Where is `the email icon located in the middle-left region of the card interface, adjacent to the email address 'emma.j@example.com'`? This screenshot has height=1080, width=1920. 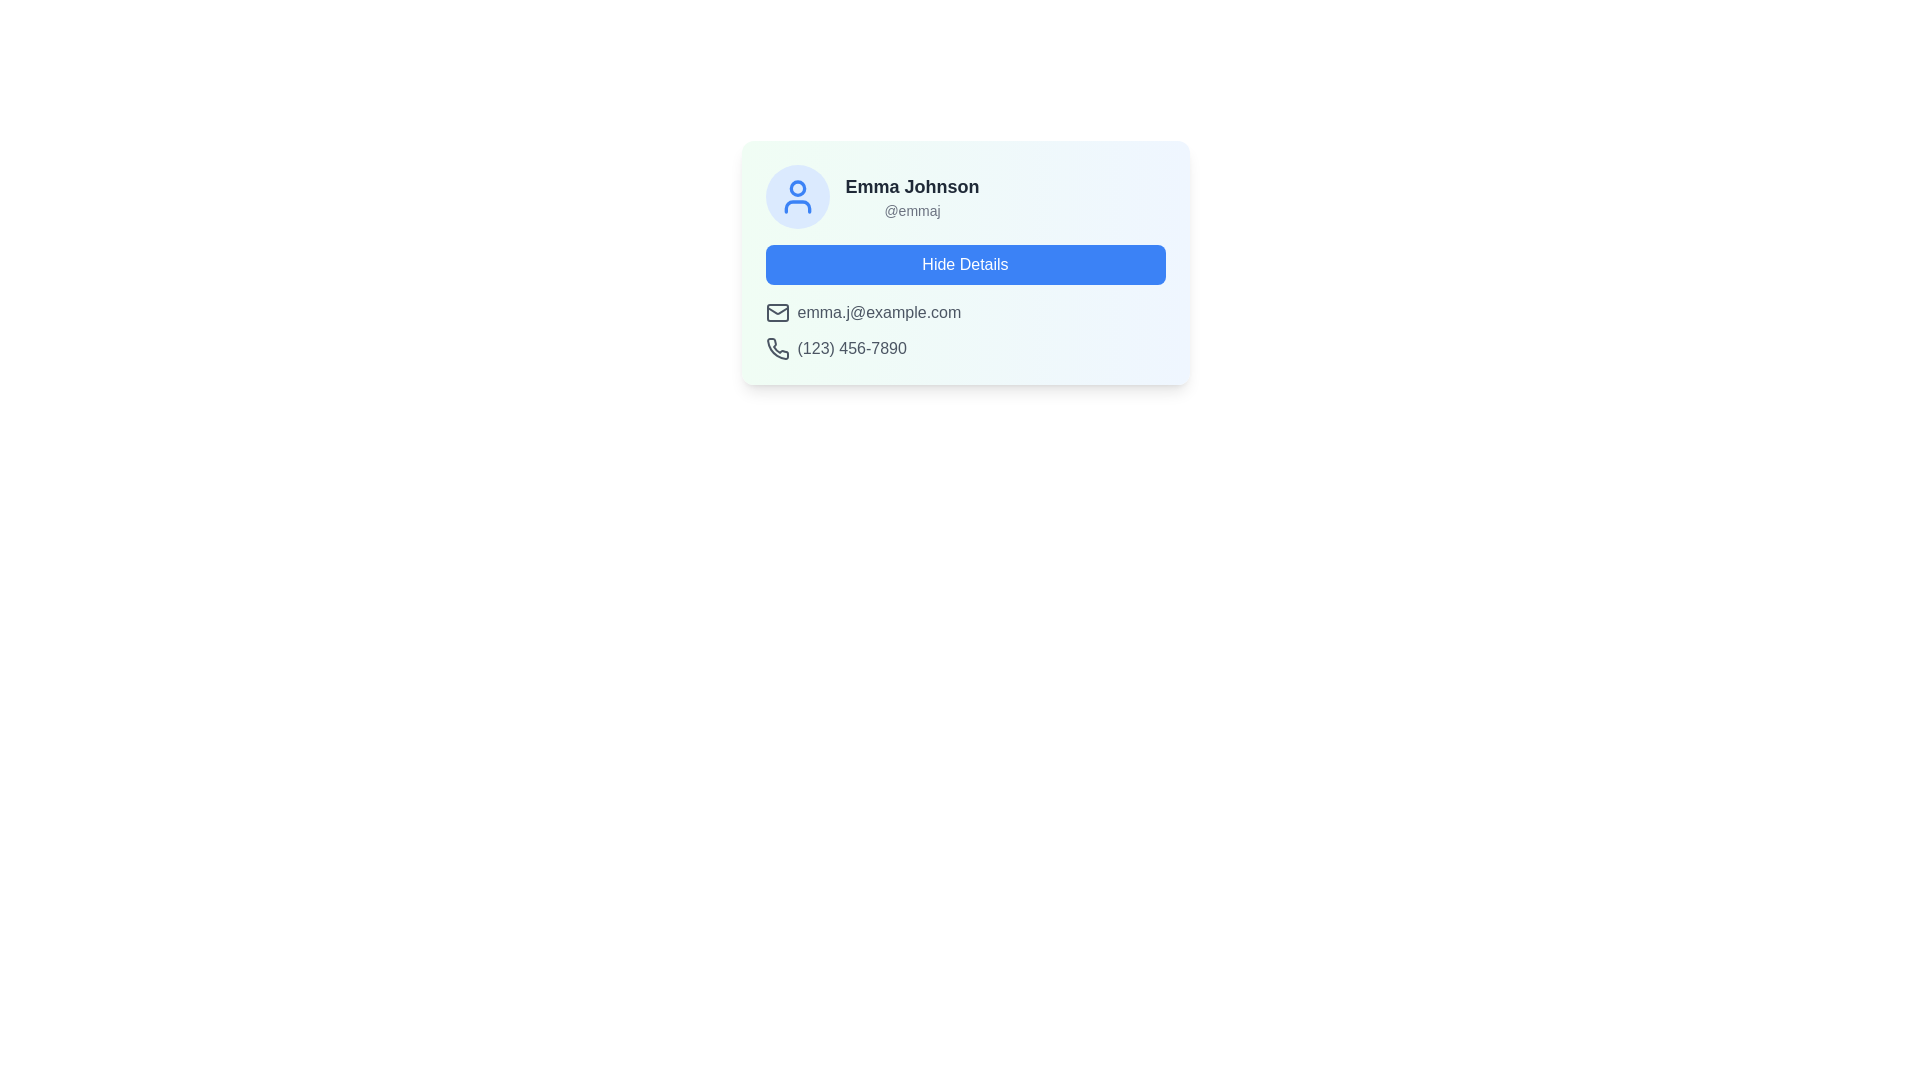 the email icon located in the middle-left region of the card interface, adjacent to the email address 'emma.j@example.com' is located at coordinates (776, 312).